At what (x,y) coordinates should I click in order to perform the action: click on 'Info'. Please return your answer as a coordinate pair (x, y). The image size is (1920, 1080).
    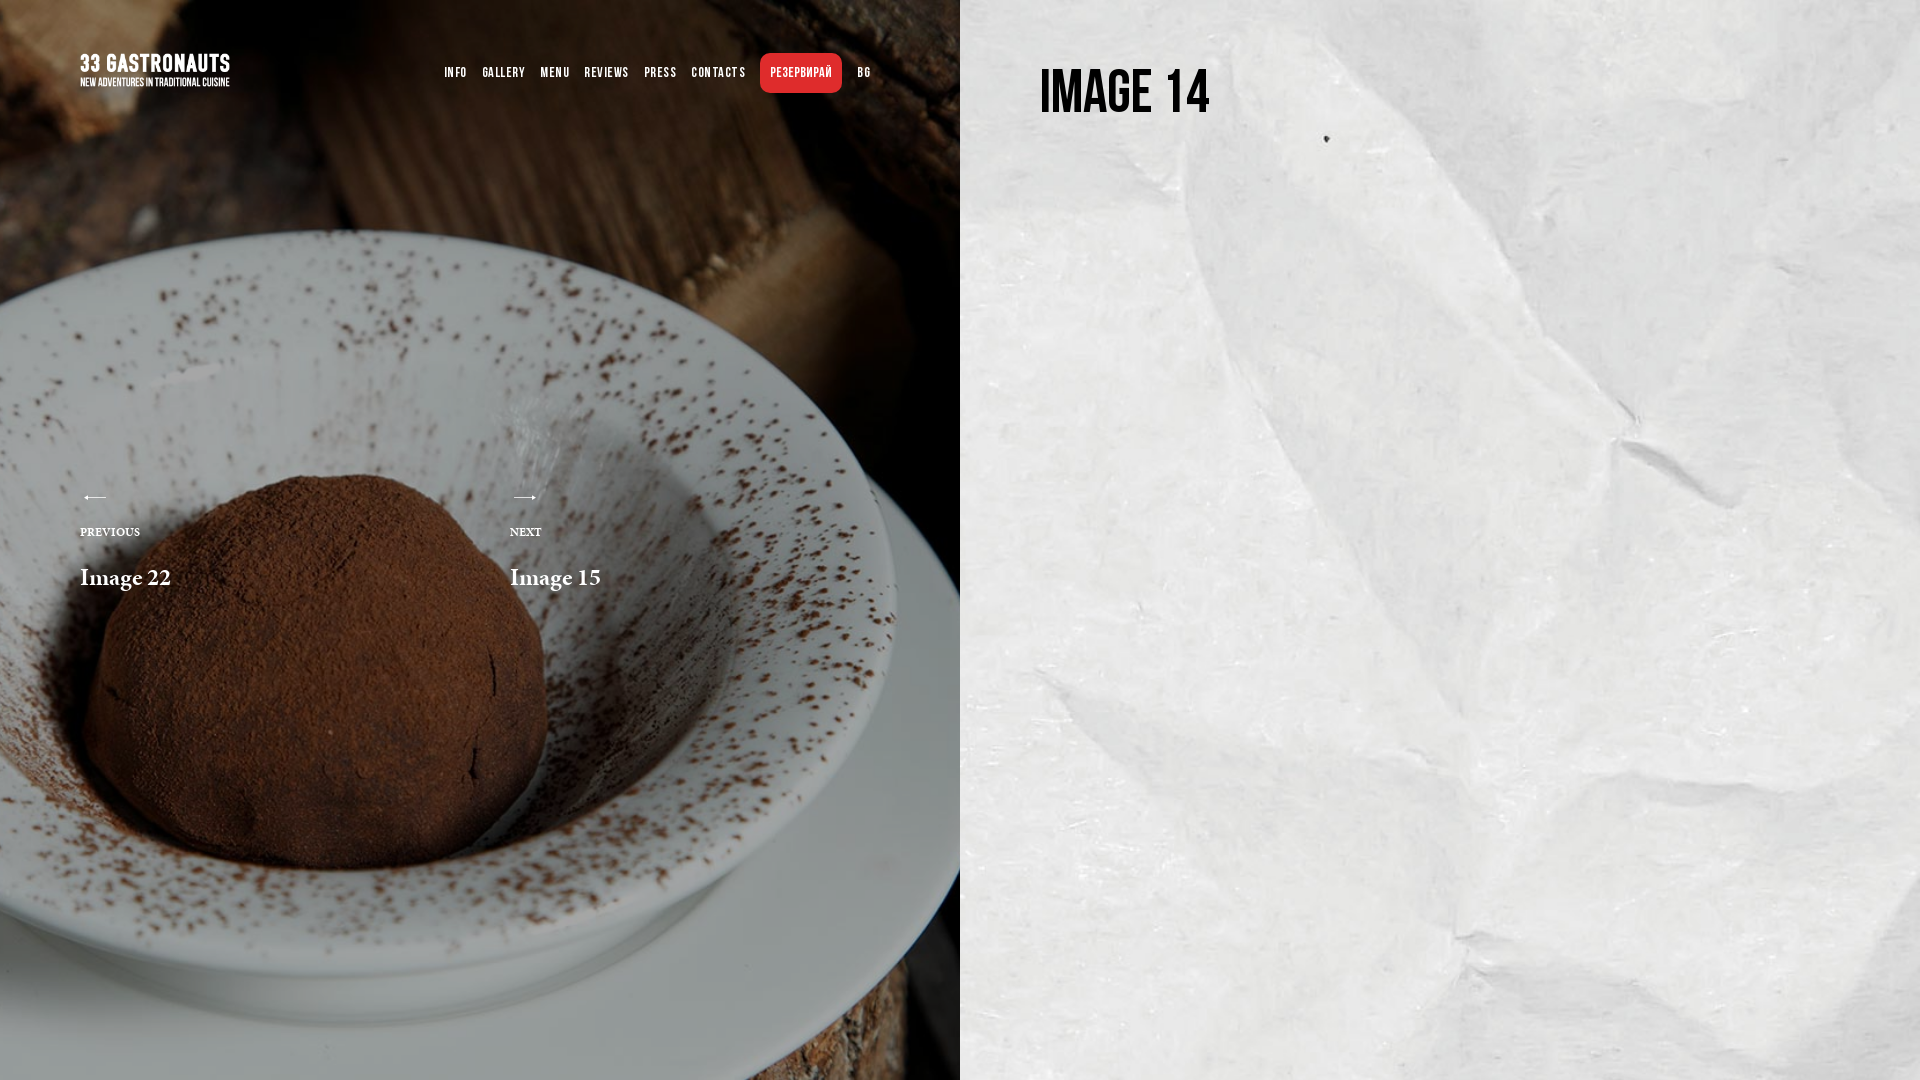
    Looking at the image, I should click on (454, 72).